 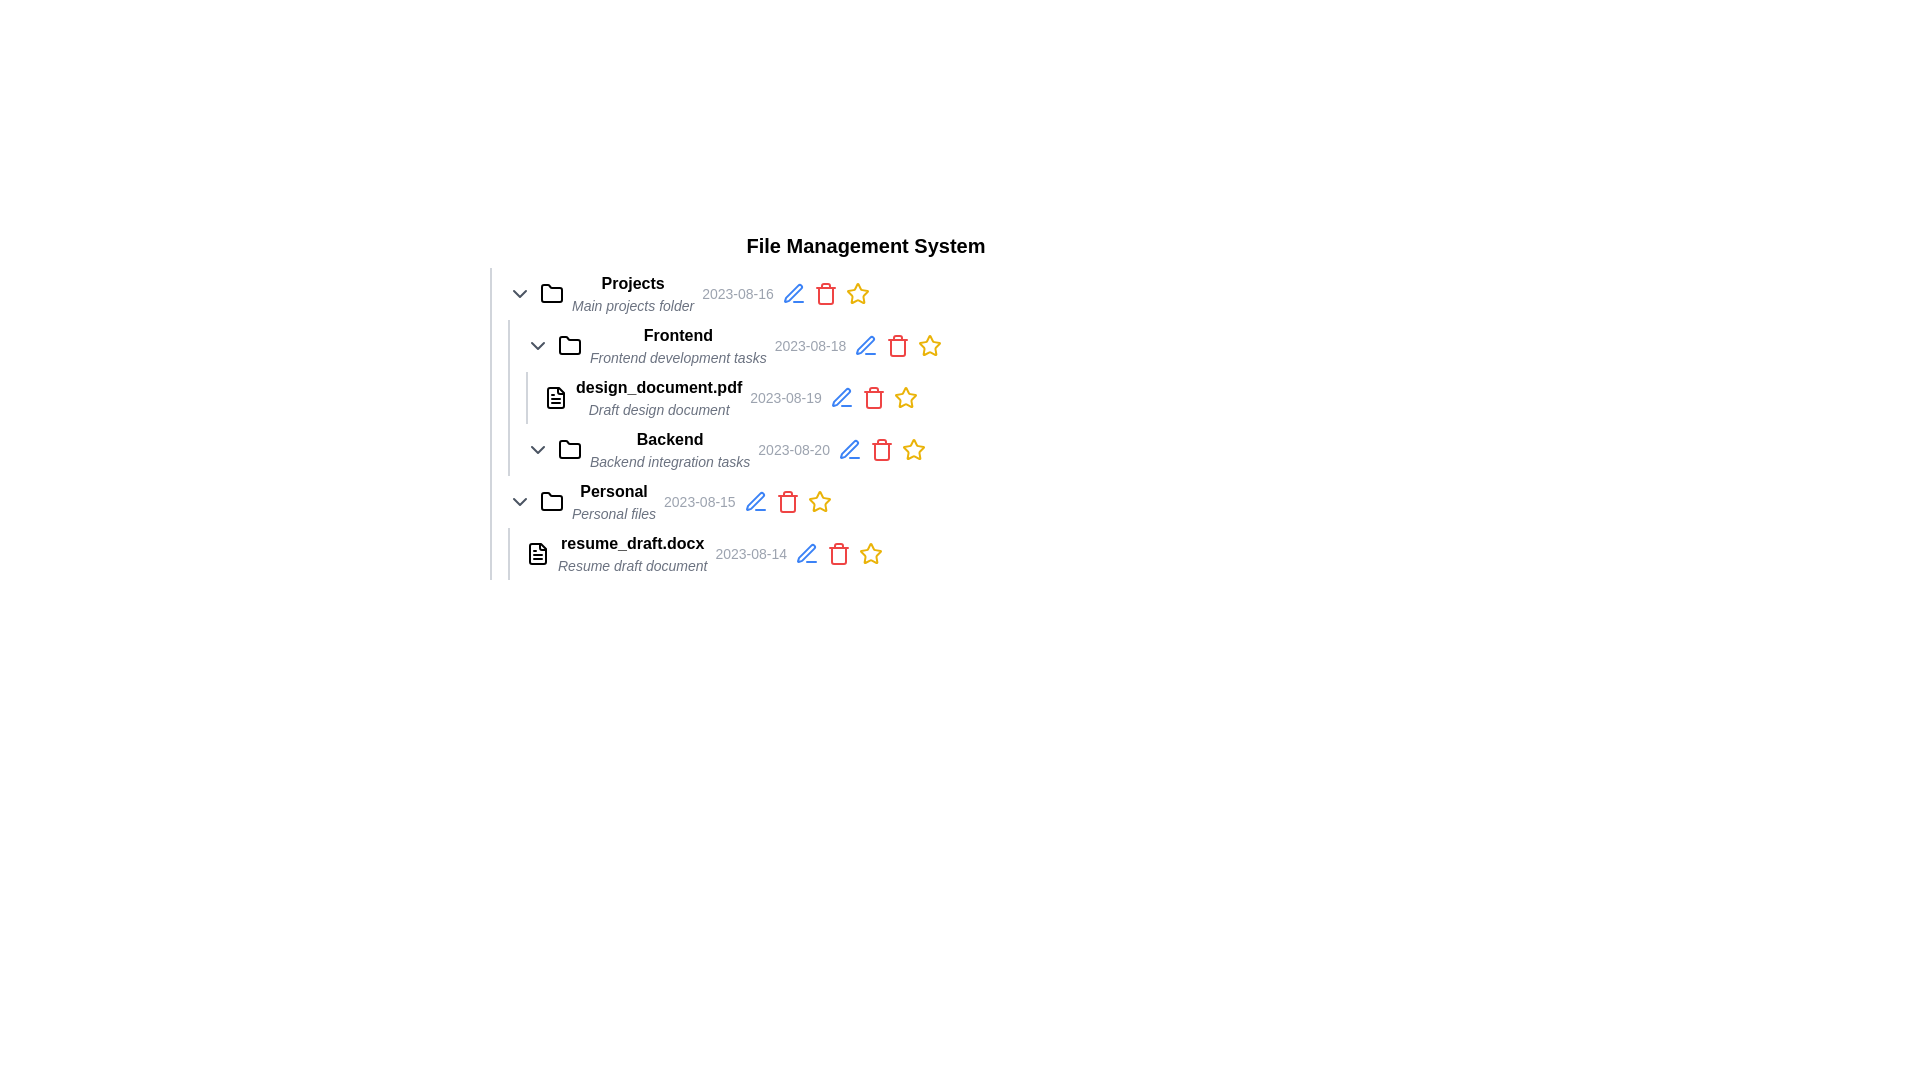 What do you see at coordinates (897, 345) in the screenshot?
I see `the delete icon button located in the 'Frontend' section, positioned near the date '2023-08-18'` at bounding box center [897, 345].